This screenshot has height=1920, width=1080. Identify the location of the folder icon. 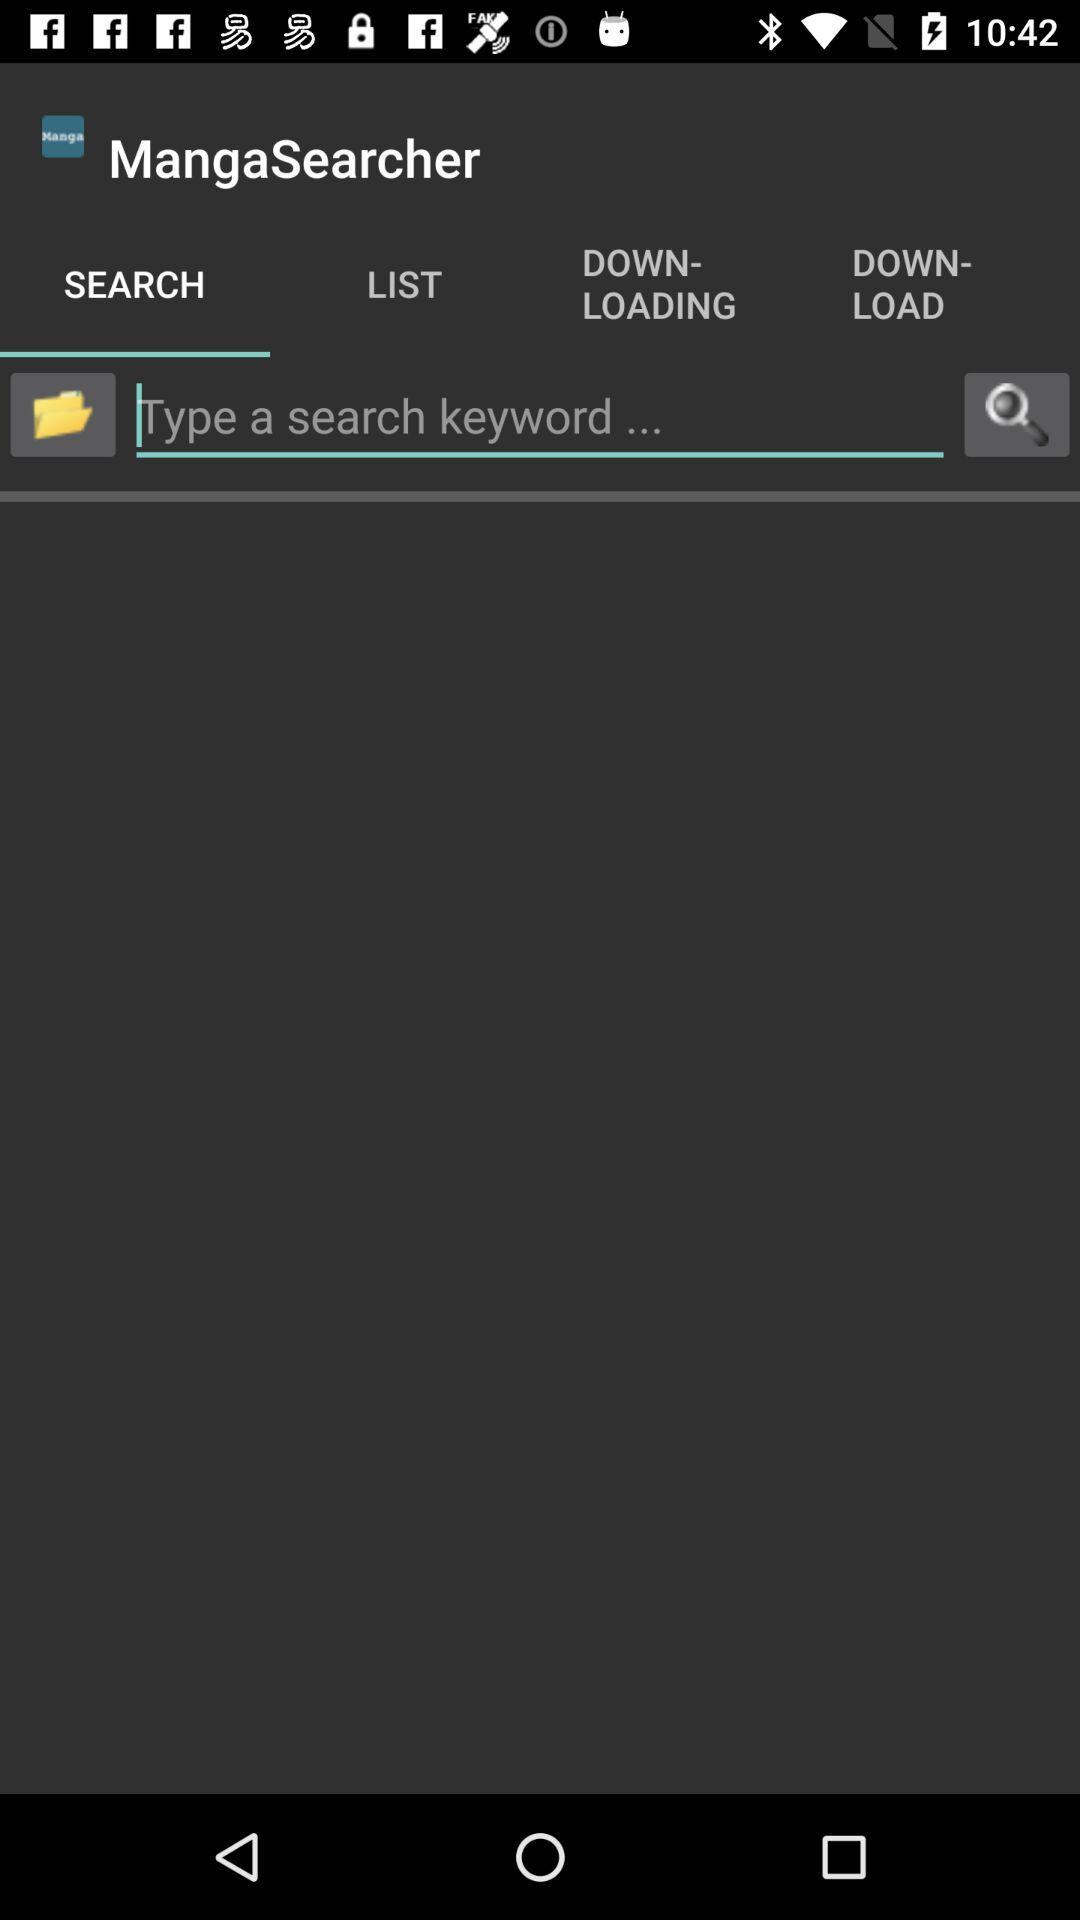
(61, 413).